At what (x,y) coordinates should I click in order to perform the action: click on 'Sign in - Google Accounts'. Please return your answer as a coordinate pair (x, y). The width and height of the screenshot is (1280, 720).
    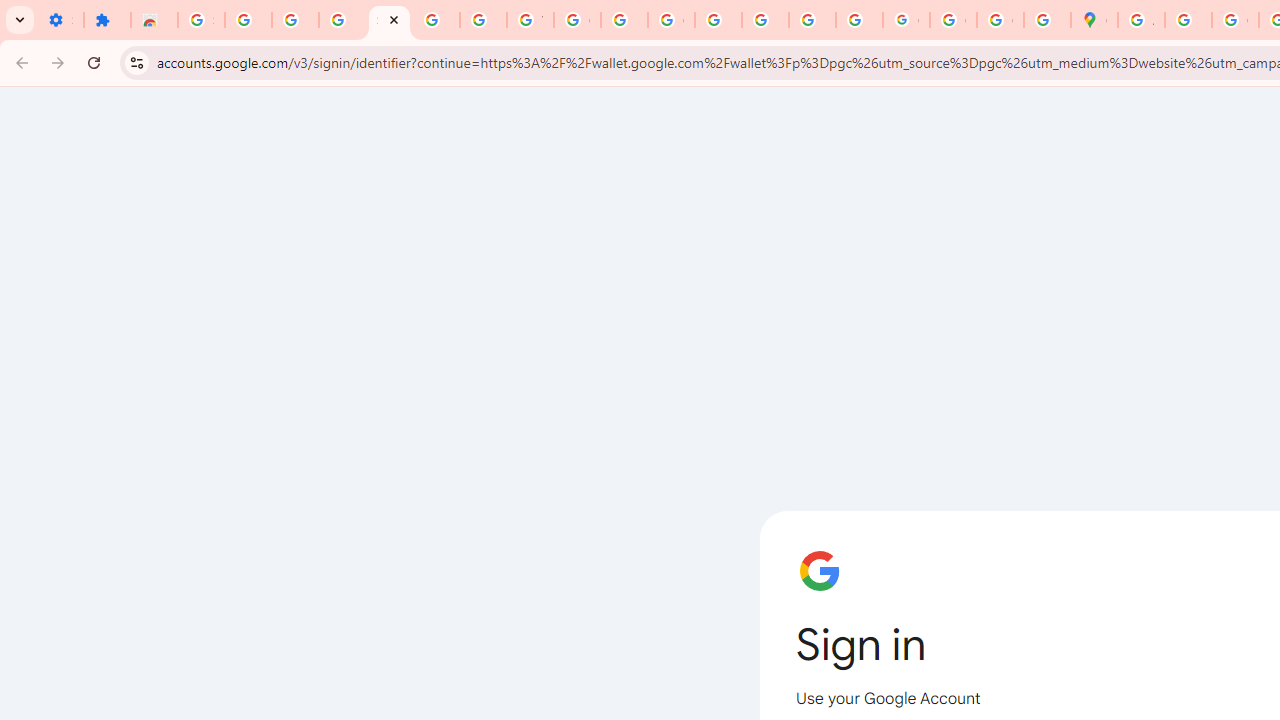
    Looking at the image, I should click on (201, 20).